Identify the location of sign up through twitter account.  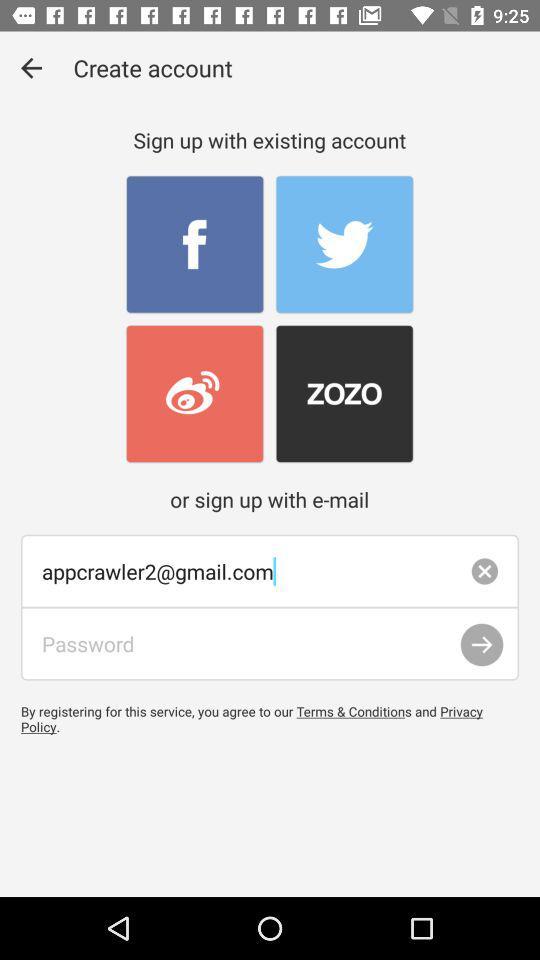
(343, 244).